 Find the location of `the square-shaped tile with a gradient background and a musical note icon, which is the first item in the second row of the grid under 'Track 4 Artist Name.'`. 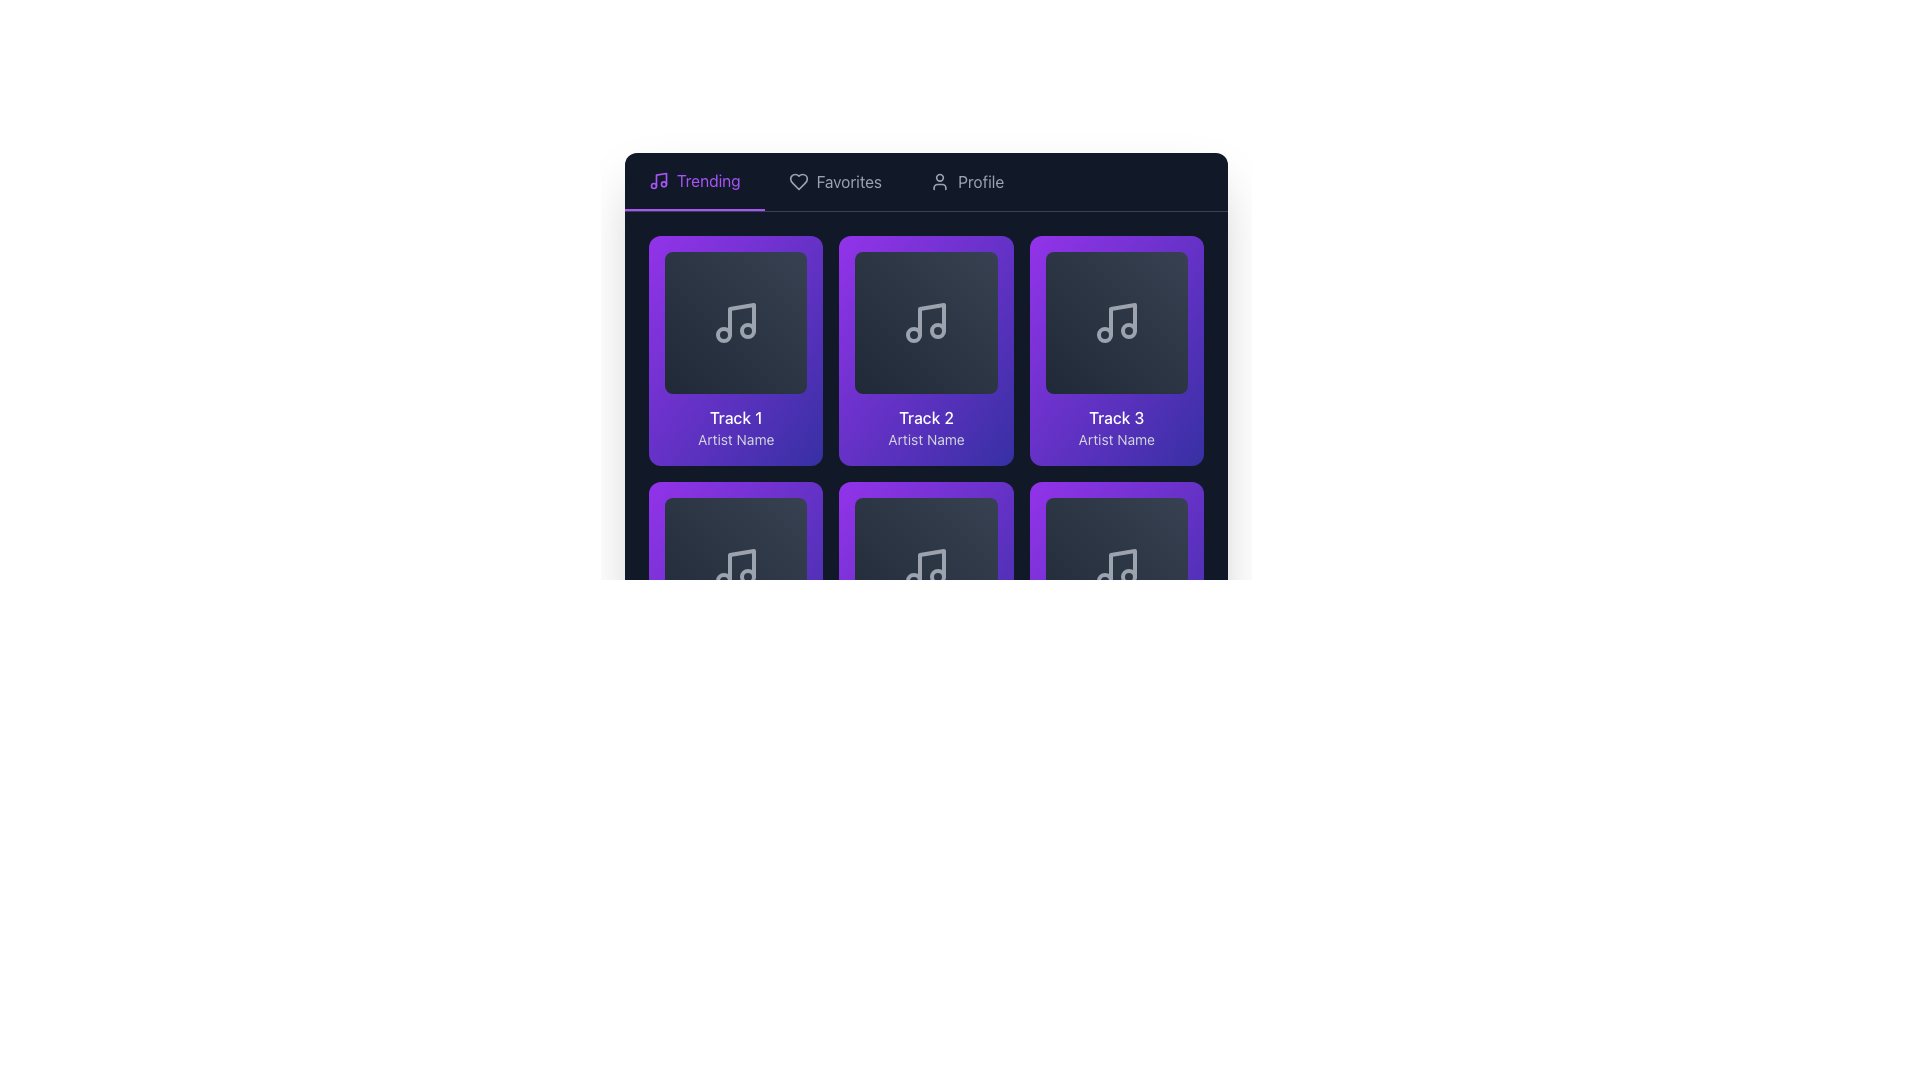

the square-shaped tile with a gradient background and a musical note icon, which is the first item in the second row of the grid under 'Track 4 Artist Name.' is located at coordinates (735, 569).